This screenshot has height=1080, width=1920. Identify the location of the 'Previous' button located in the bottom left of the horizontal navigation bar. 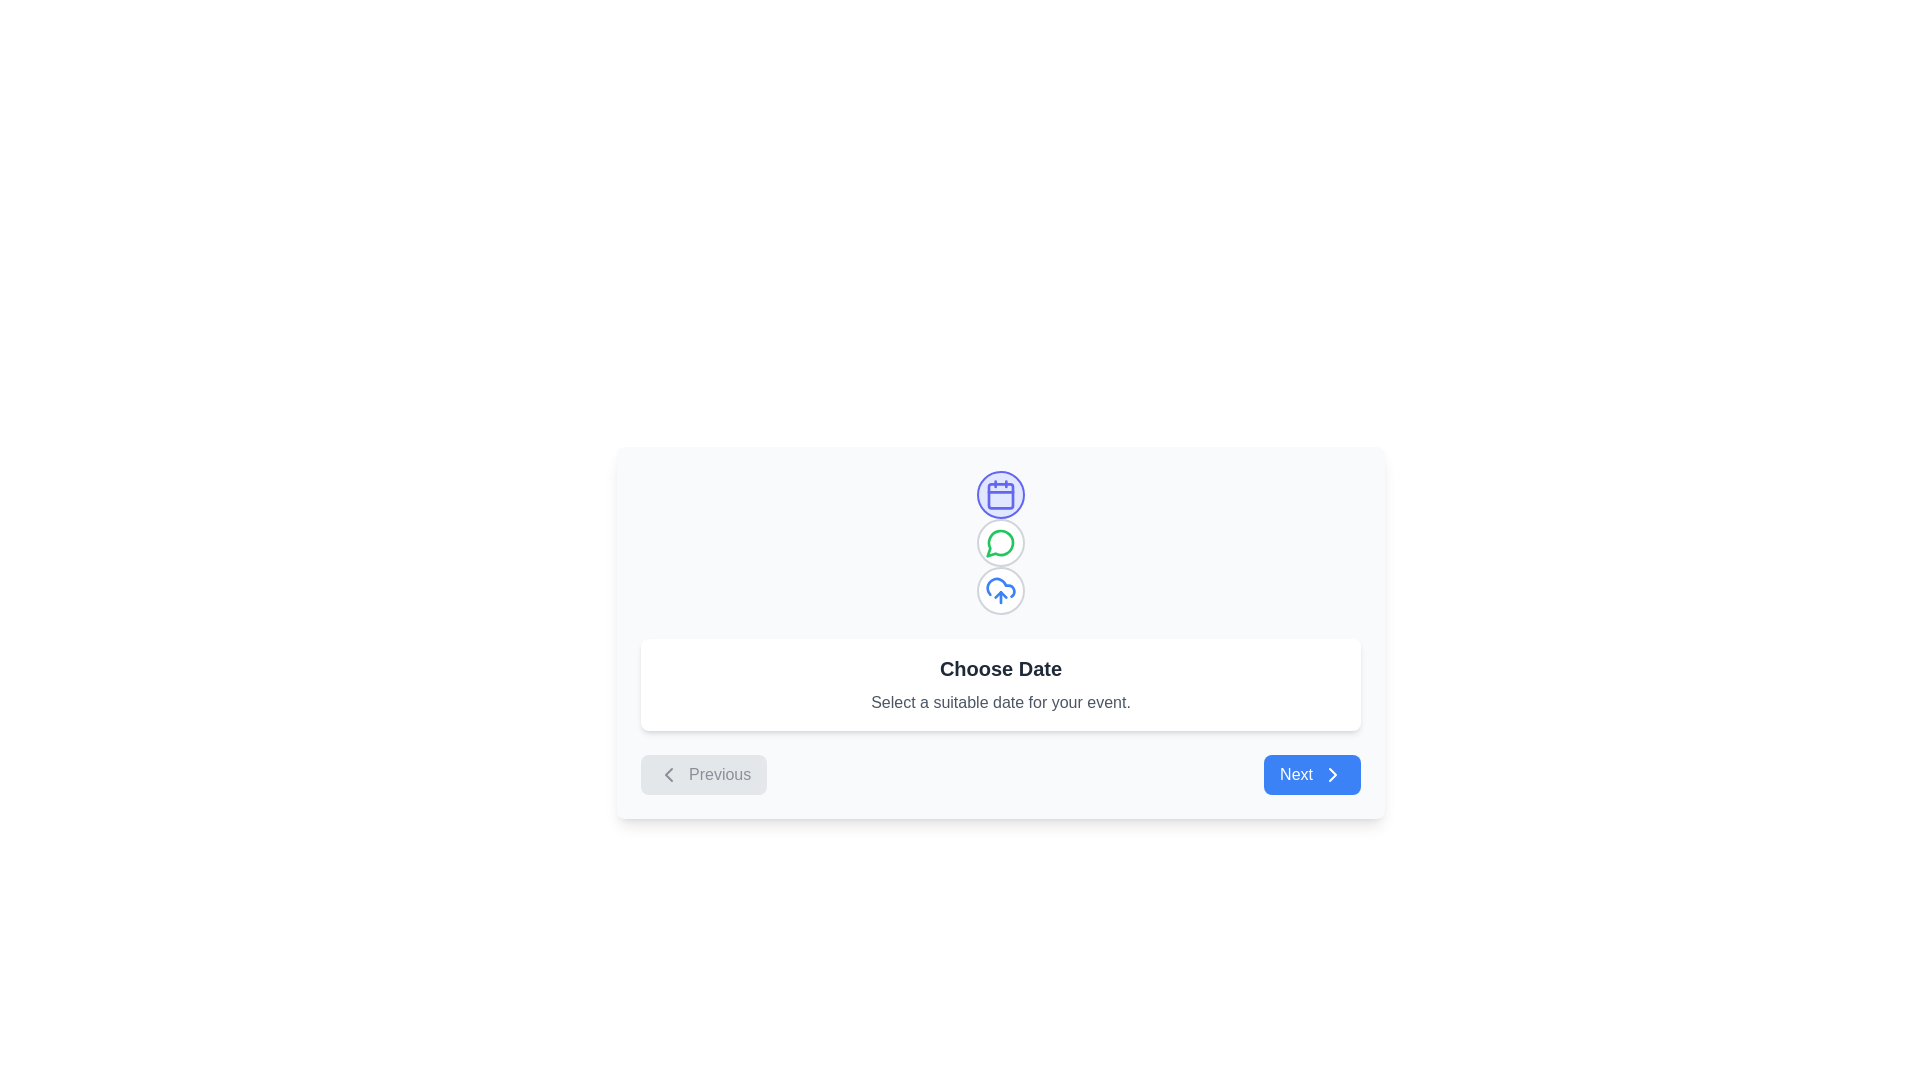
(704, 774).